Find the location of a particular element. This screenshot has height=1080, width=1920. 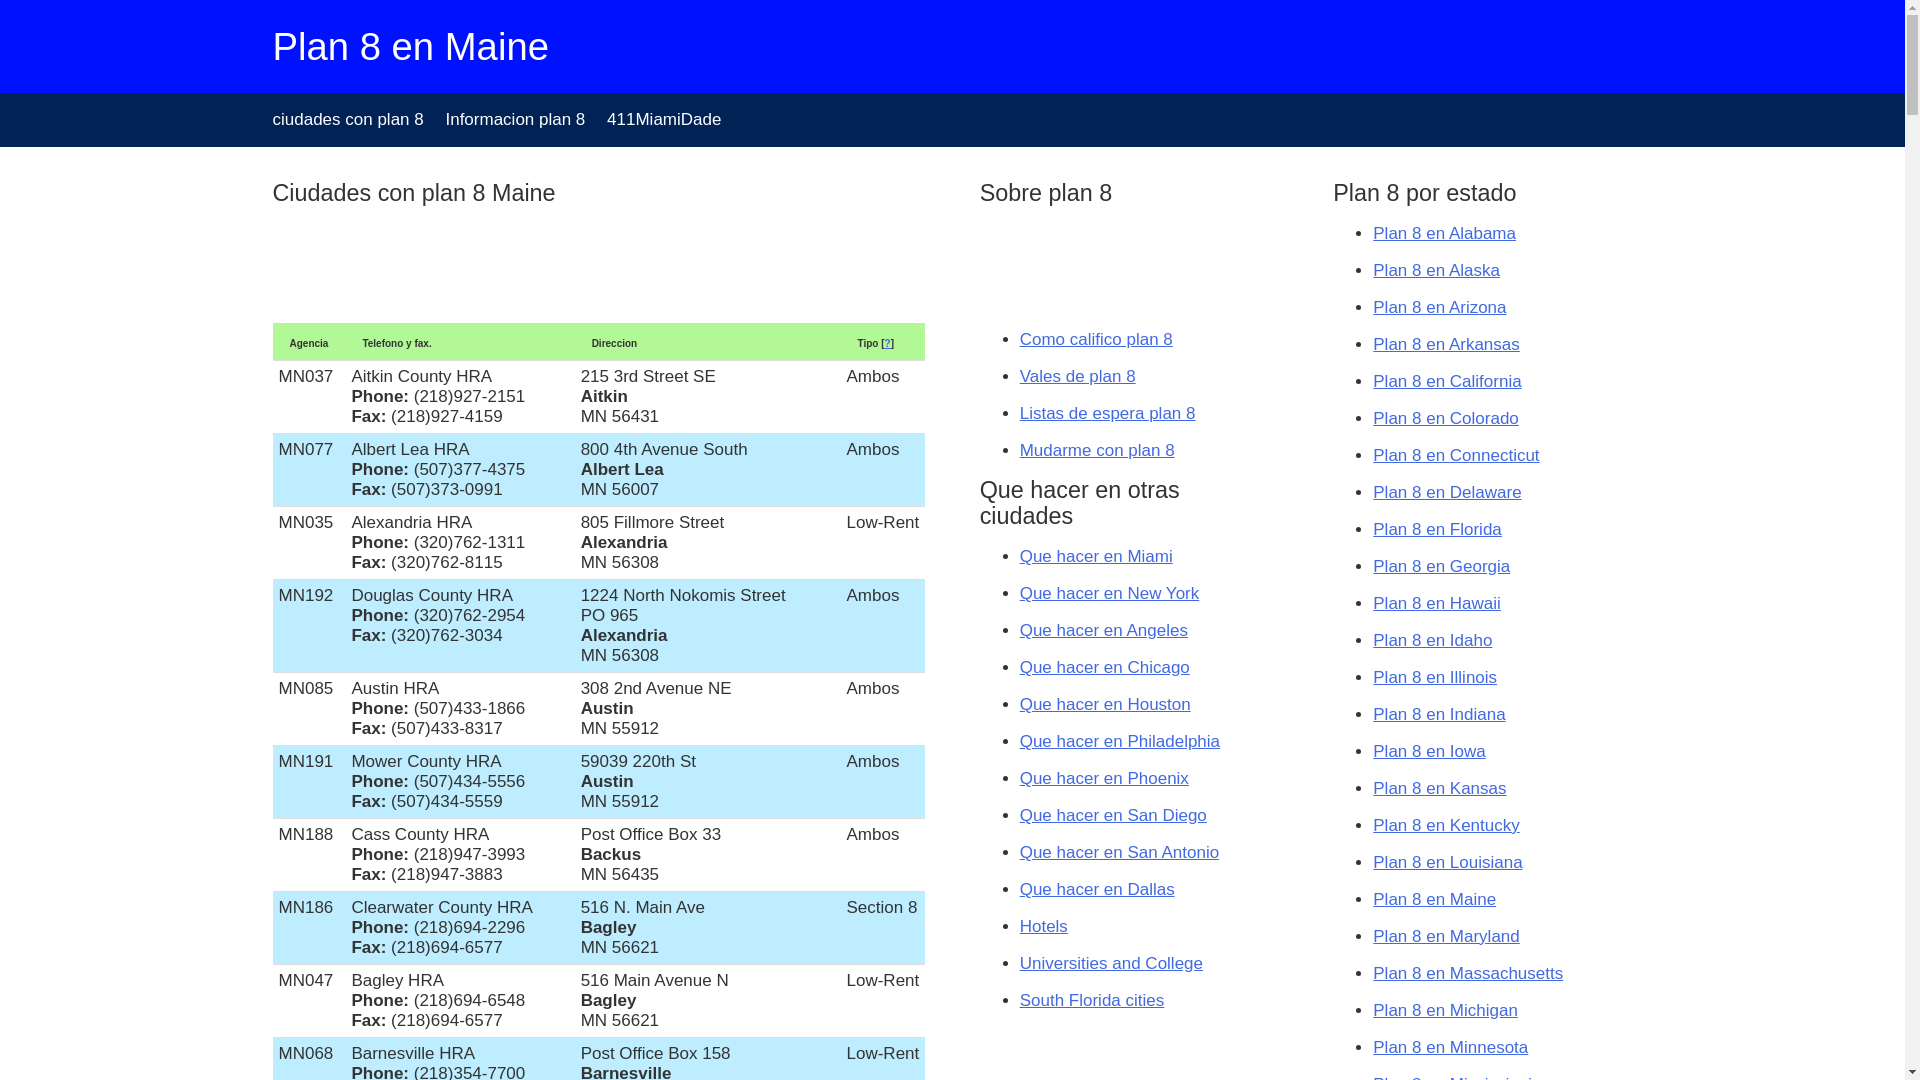

'Vales de plan 8' is located at coordinates (1077, 376).